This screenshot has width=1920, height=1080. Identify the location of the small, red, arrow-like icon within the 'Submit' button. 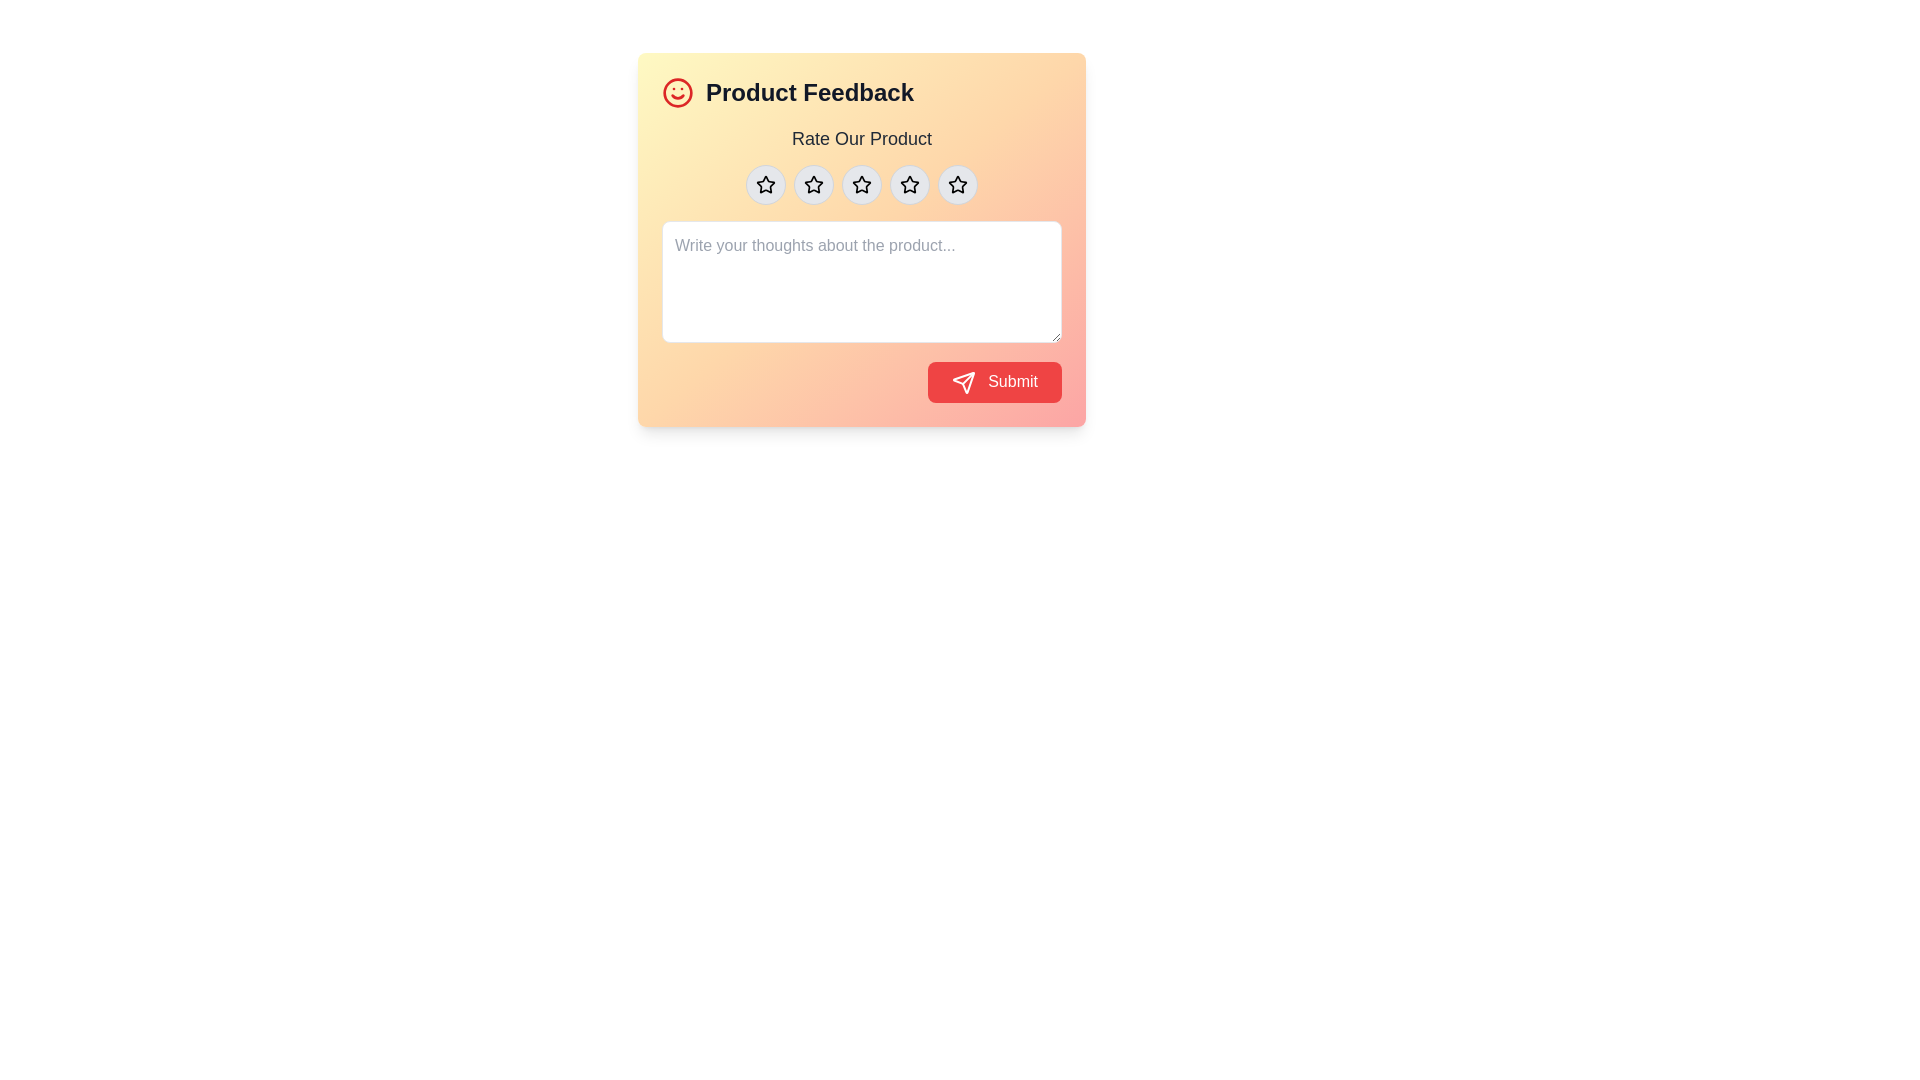
(963, 382).